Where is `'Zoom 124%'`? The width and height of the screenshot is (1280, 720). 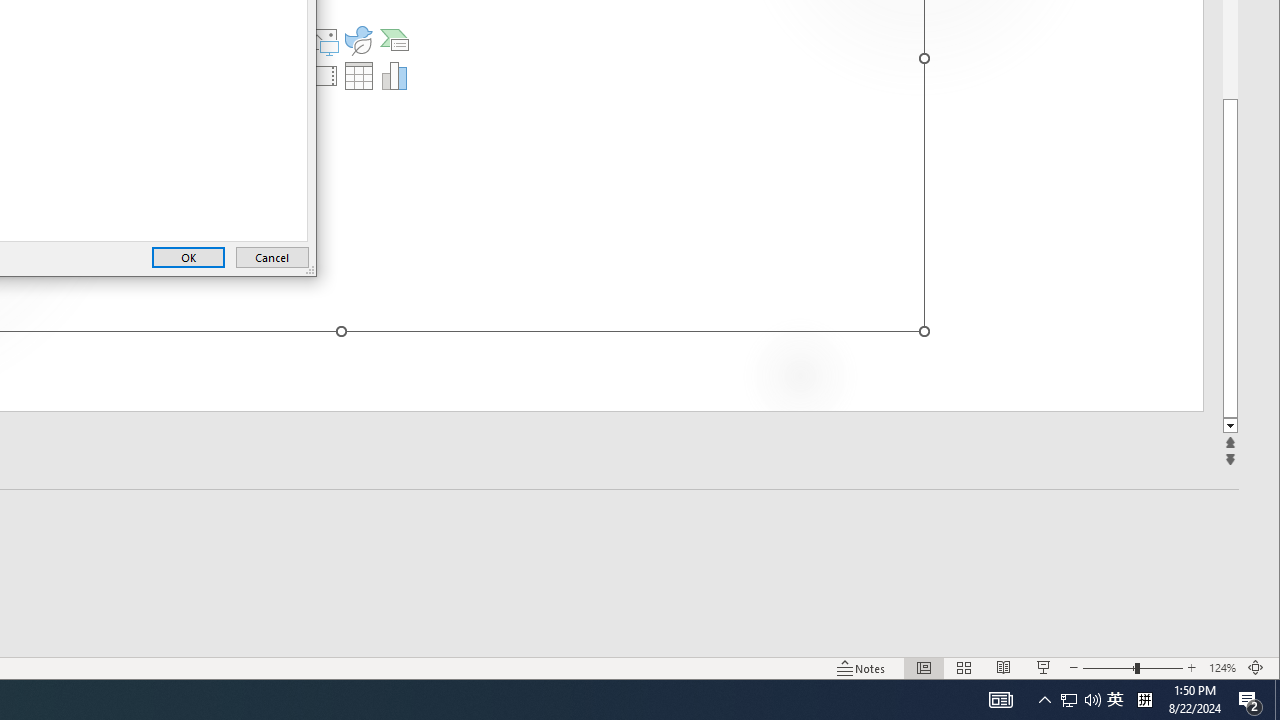 'Zoom 124%' is located at coordinates (1221, 668).